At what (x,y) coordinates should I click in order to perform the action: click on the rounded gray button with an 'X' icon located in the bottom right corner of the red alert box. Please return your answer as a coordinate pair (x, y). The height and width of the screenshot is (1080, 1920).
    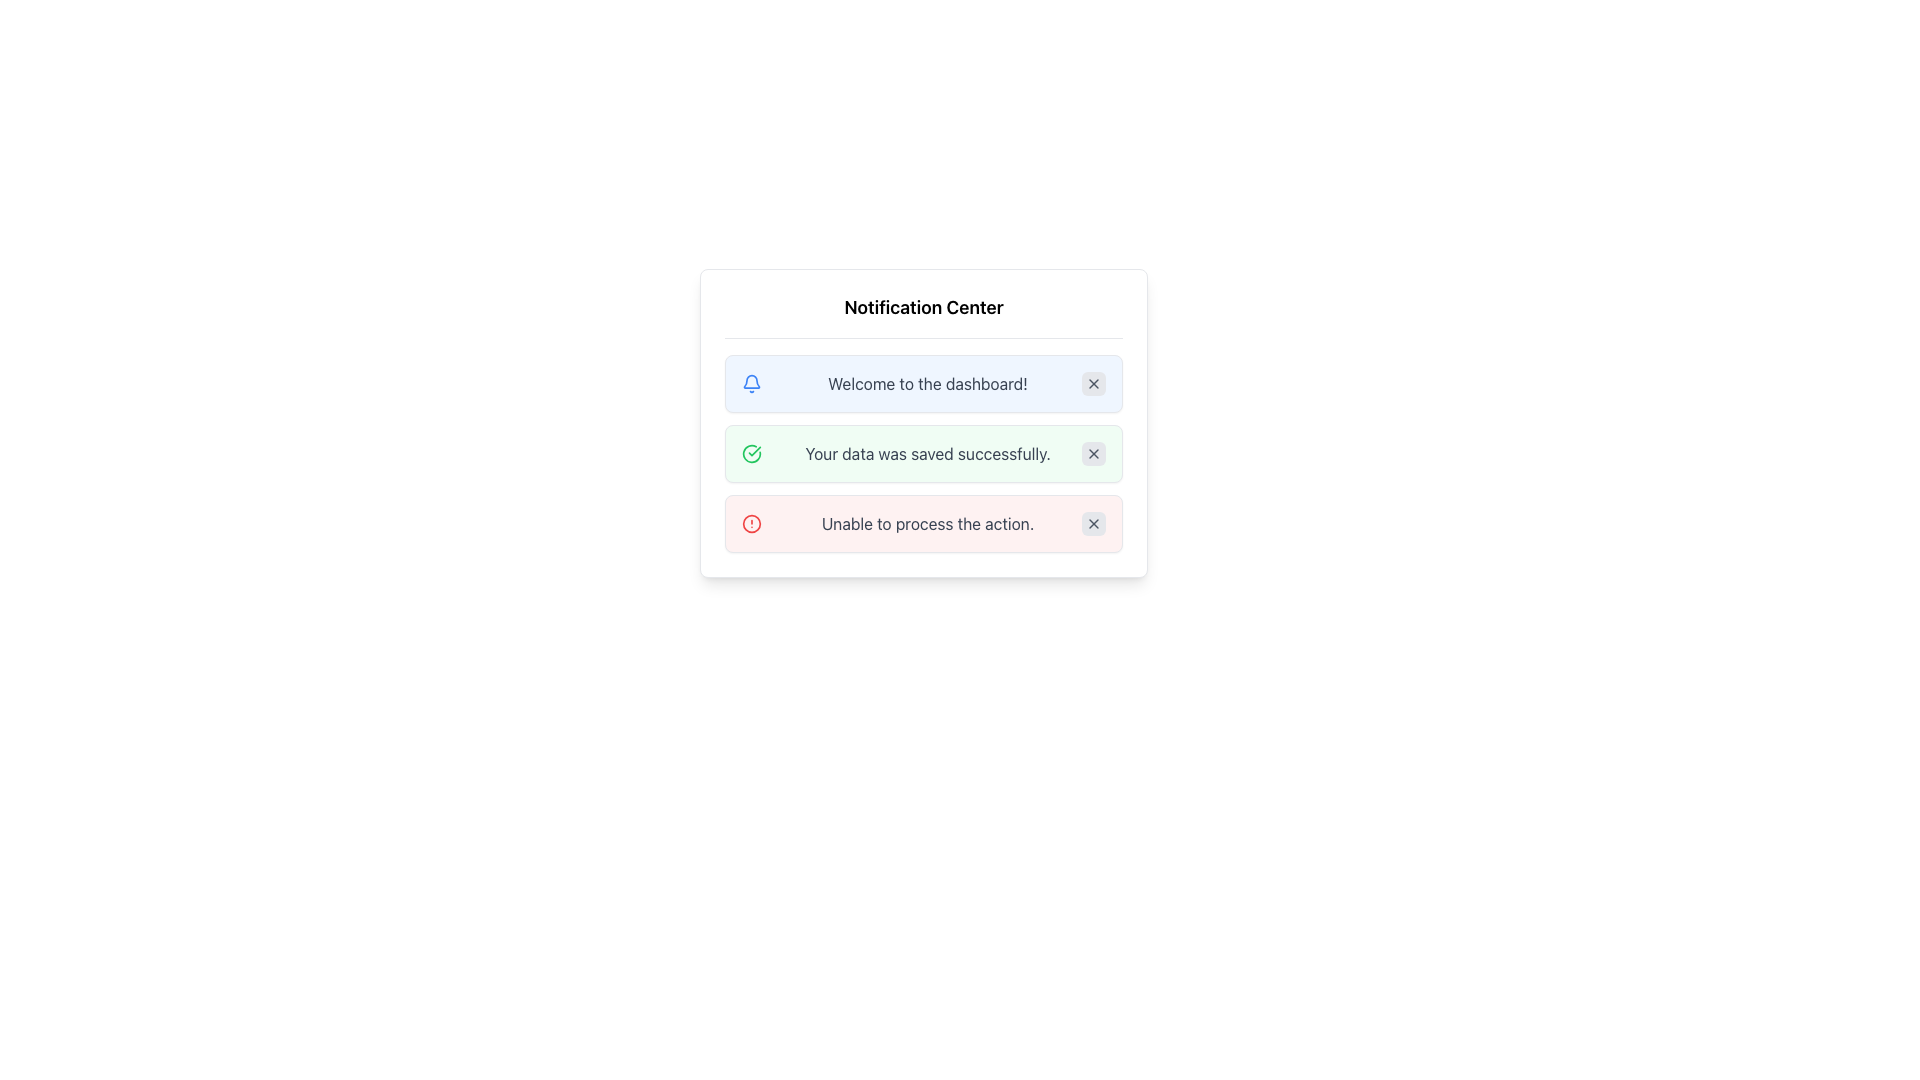
    Looking at the image, I should click on (1093, 523).